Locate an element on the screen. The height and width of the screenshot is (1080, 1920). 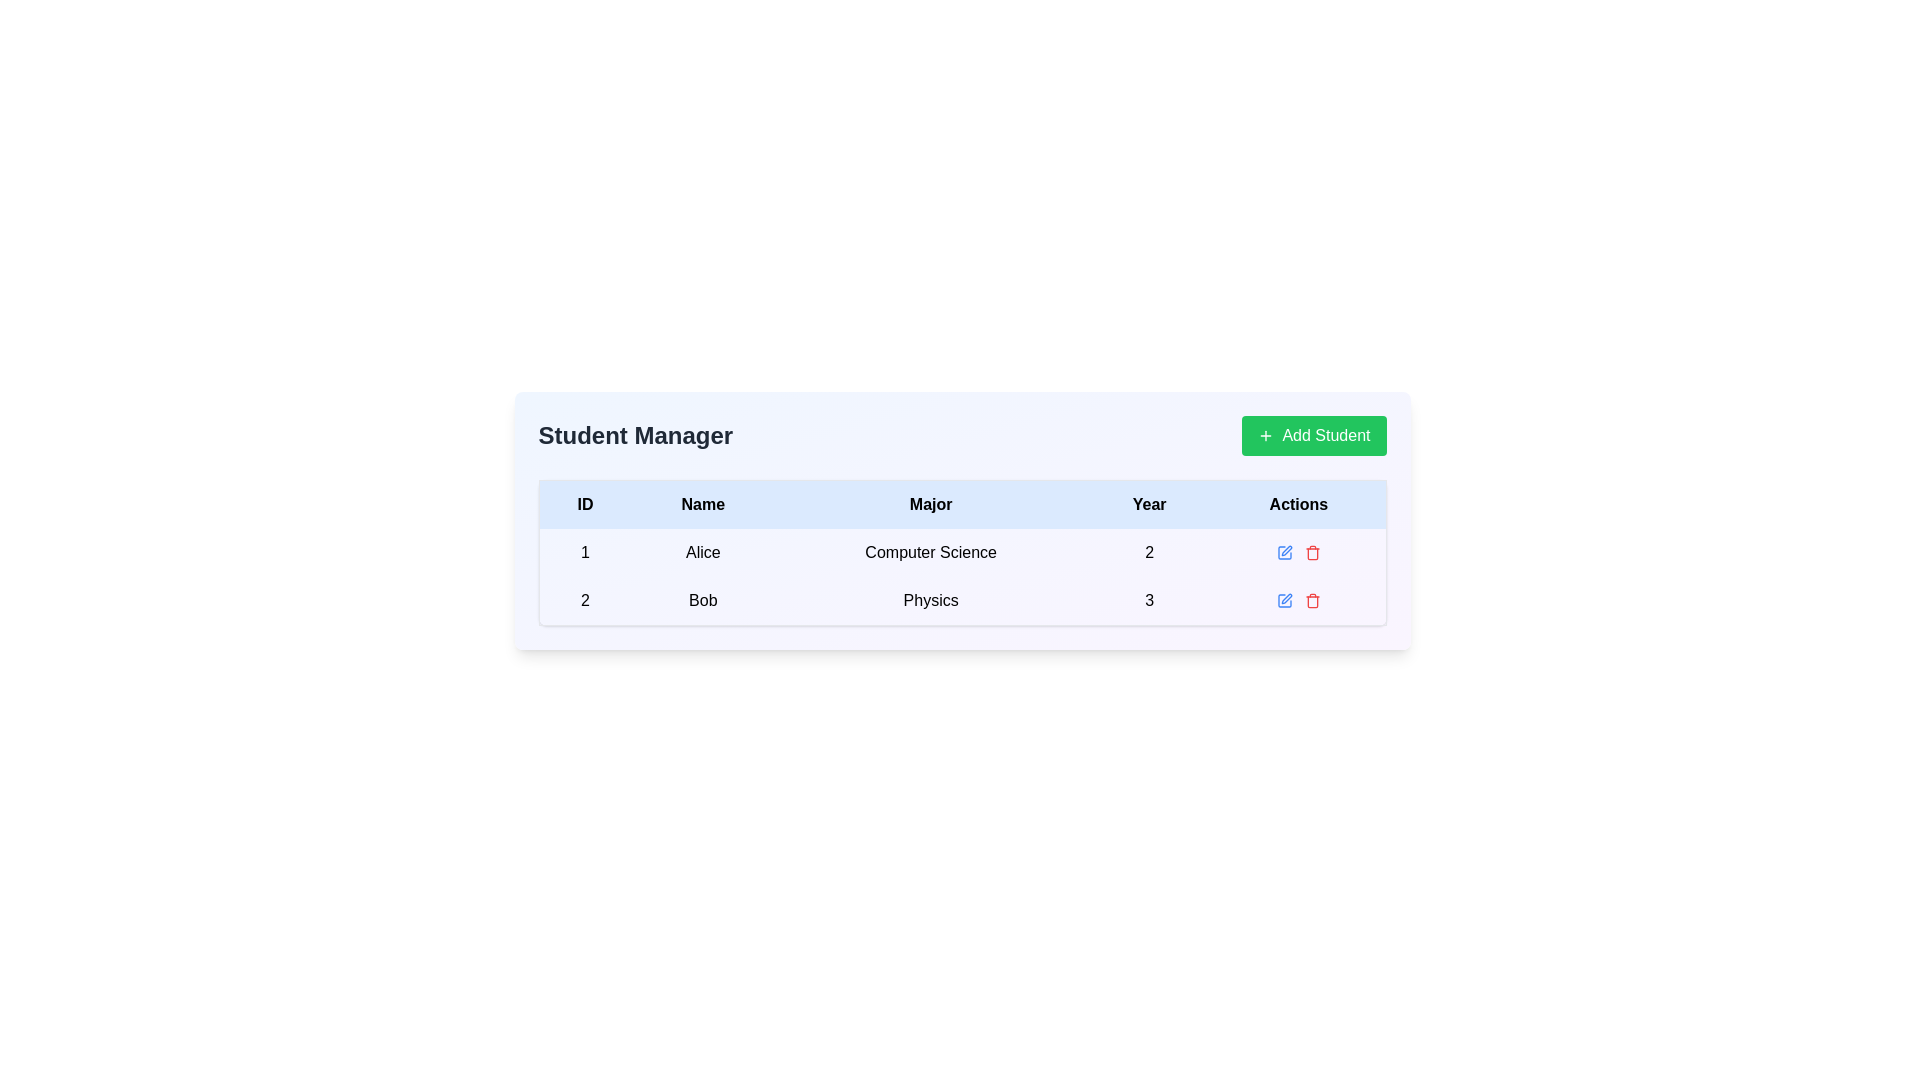
the 'Student Manager' text label located on the left side of the header section, which serves as the title for the interface is located at coordinates (634, 434).